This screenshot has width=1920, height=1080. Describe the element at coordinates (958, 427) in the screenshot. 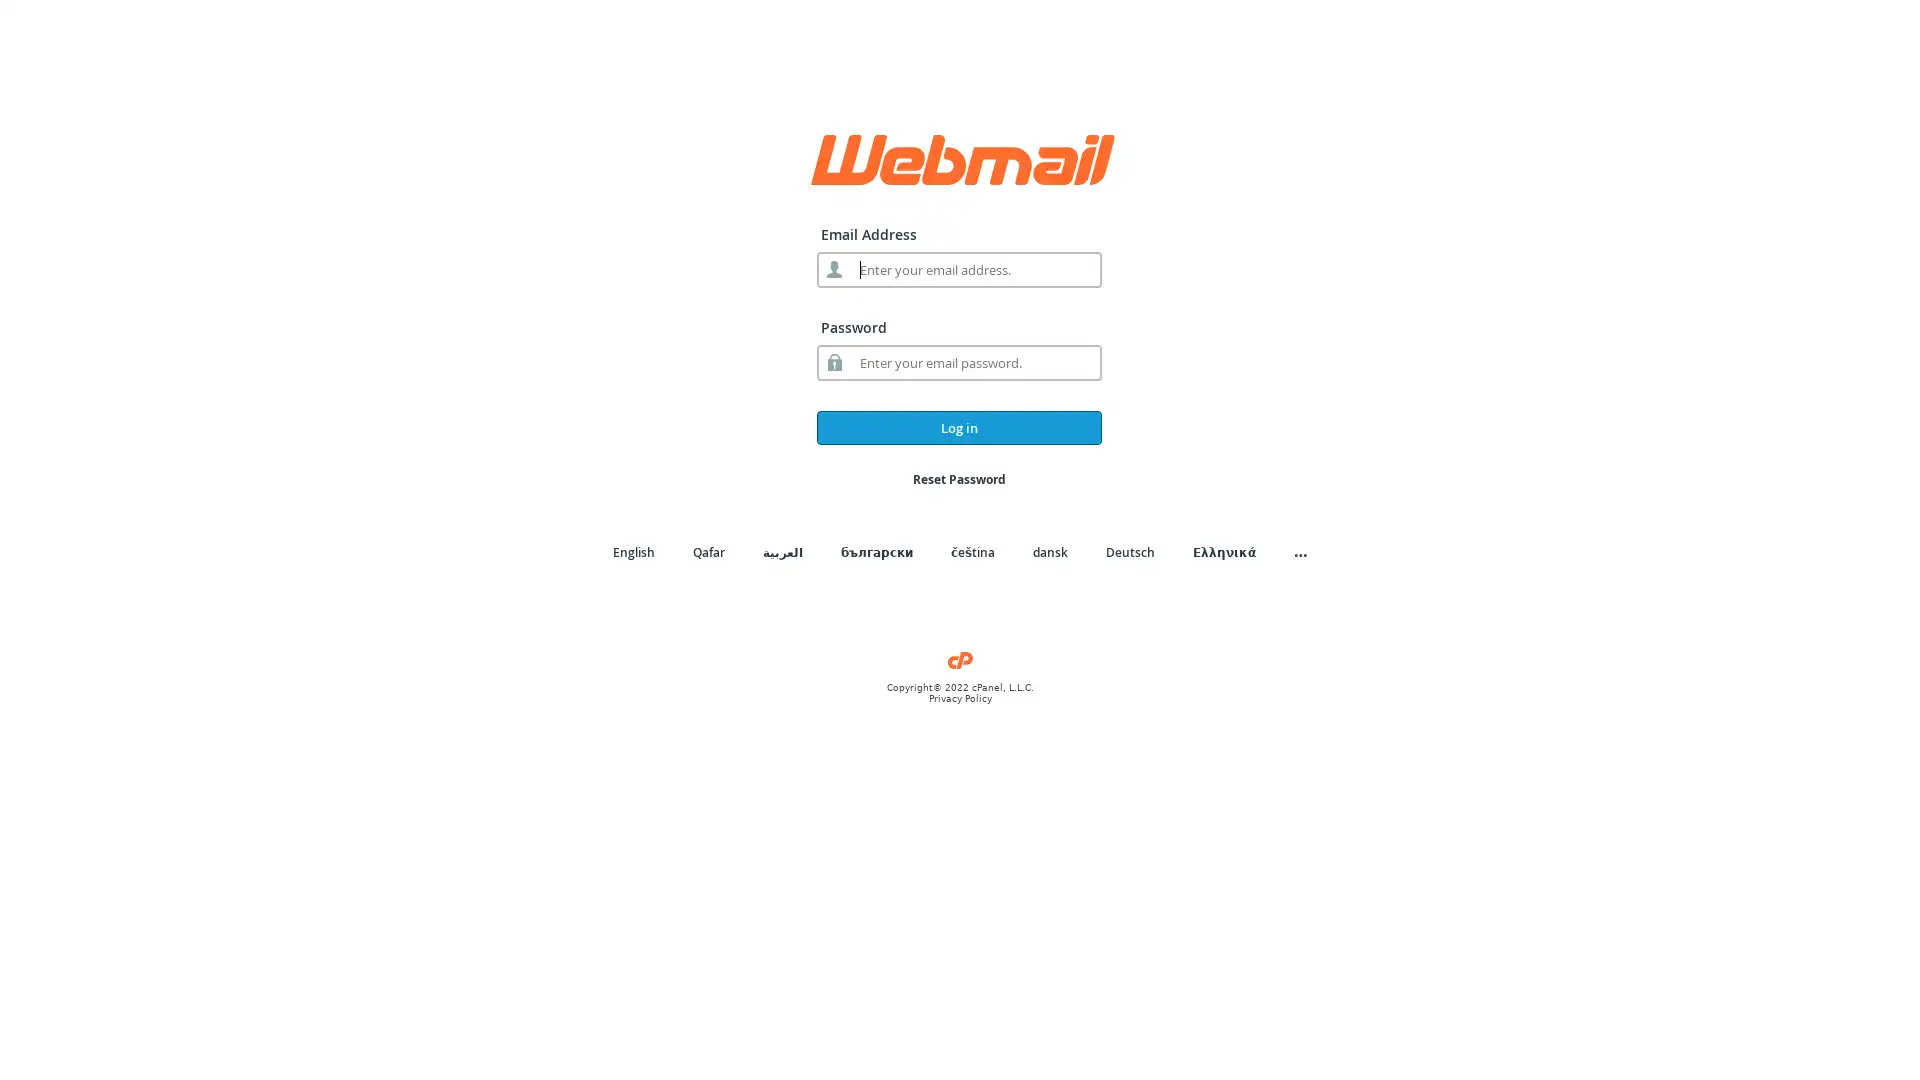

I see `Log in` at that location.